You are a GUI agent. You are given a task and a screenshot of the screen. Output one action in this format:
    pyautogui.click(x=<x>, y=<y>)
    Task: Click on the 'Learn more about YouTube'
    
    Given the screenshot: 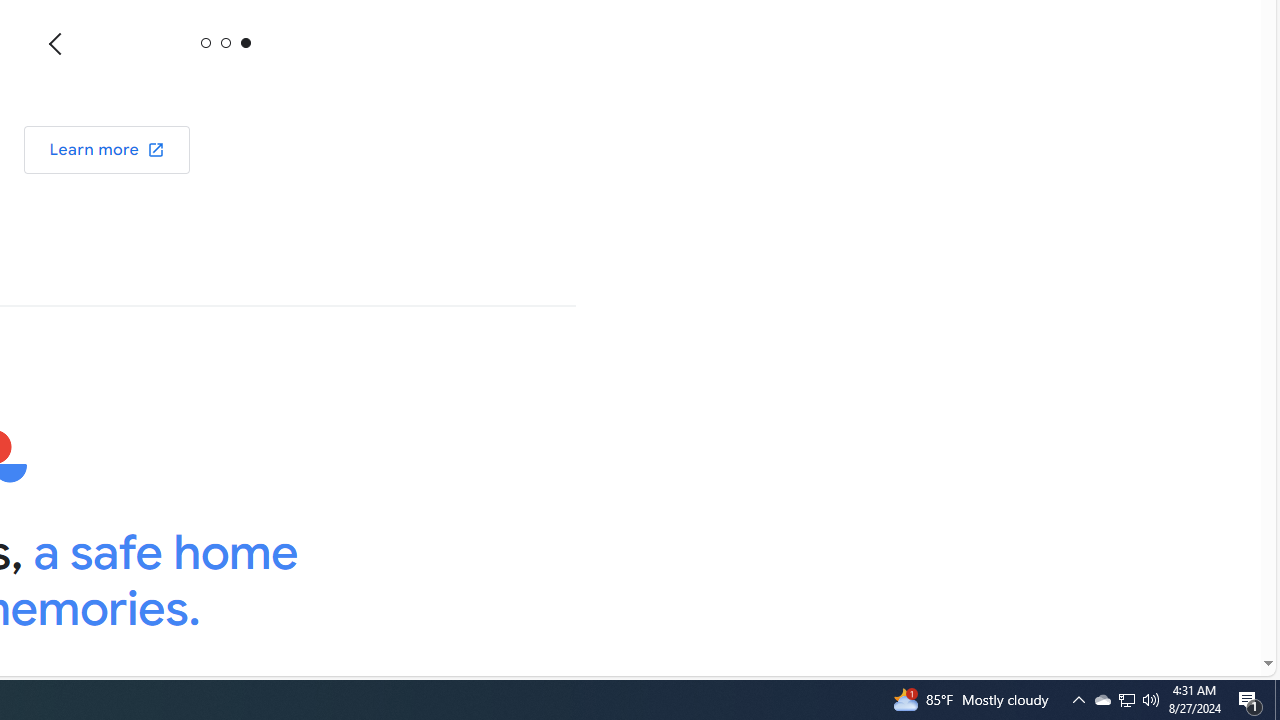 What is the action you would take?
    pyautogui.click(x=106, y=148)
    